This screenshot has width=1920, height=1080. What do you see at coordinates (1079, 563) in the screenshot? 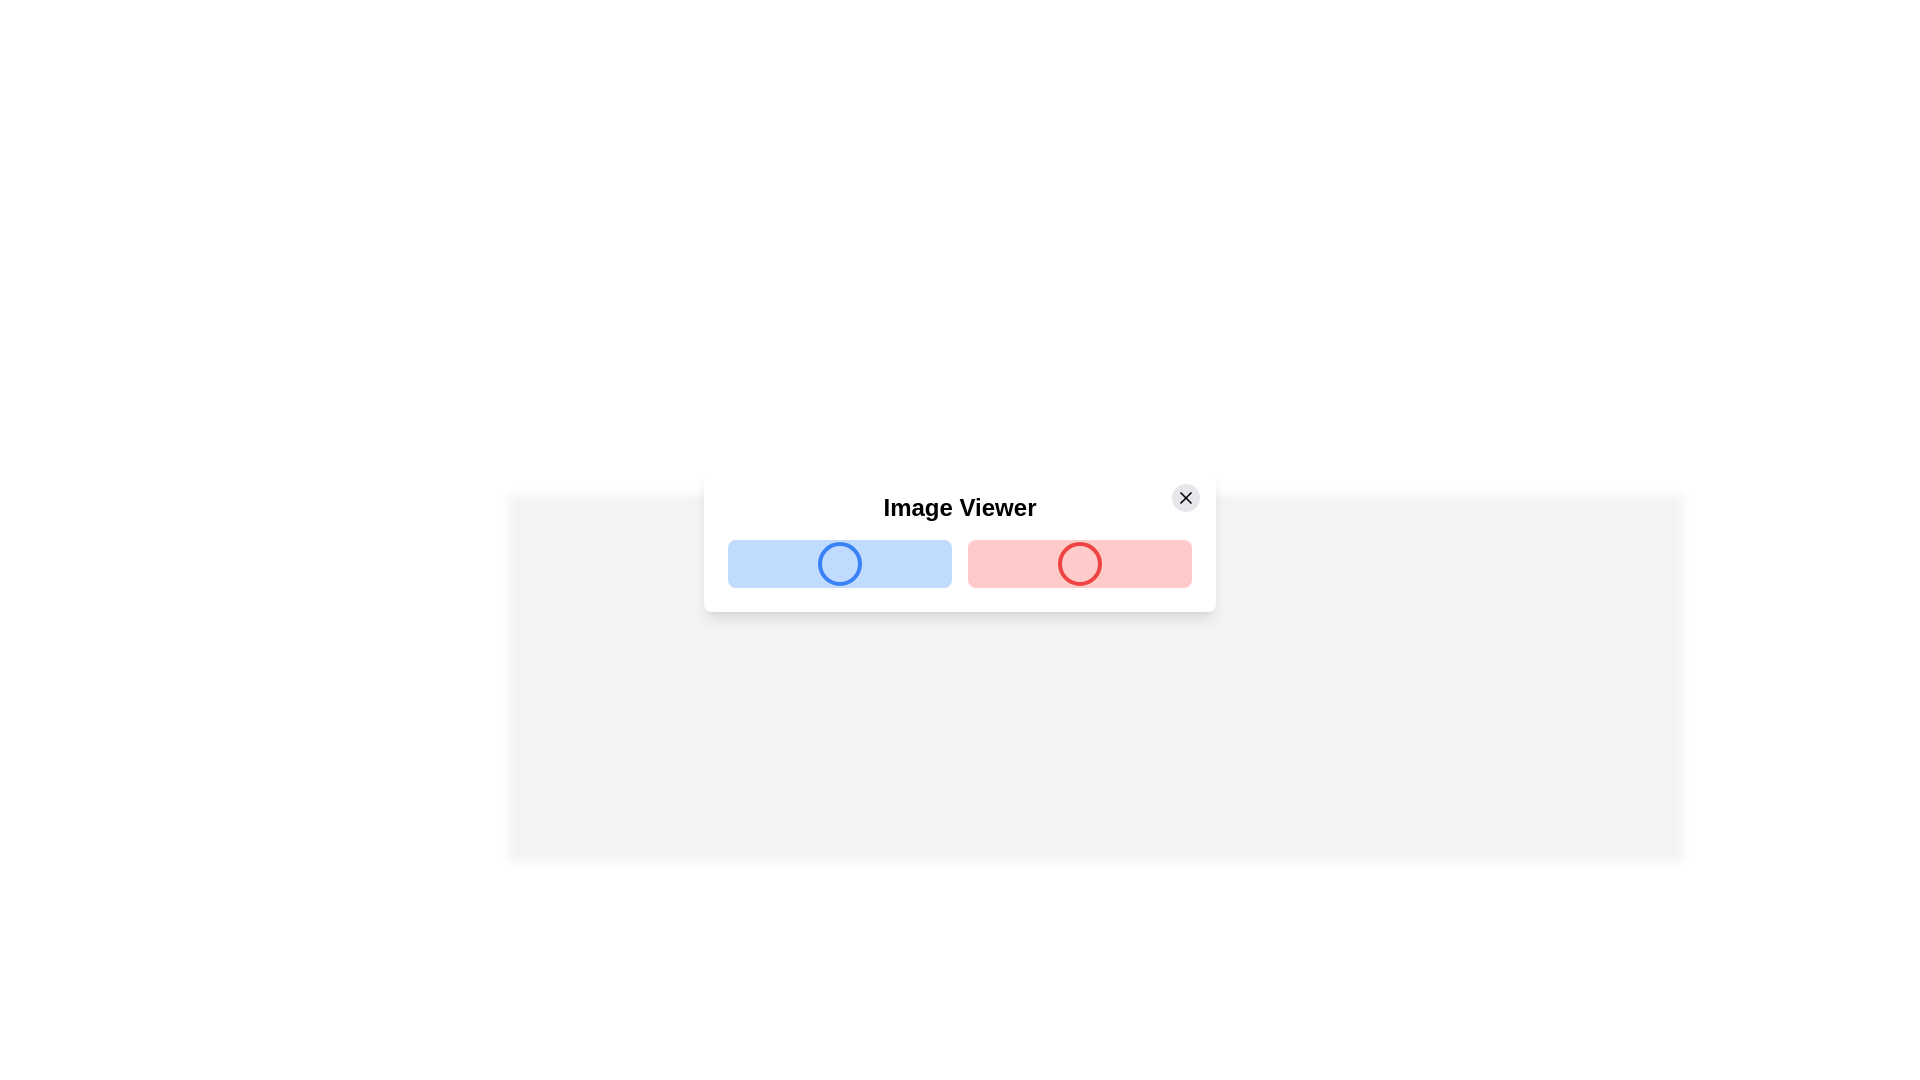
I see `the red outlined circular icon inside the second red rectangular button, located below the 'Image Viewer' text` at bounding box center [1079, 563].